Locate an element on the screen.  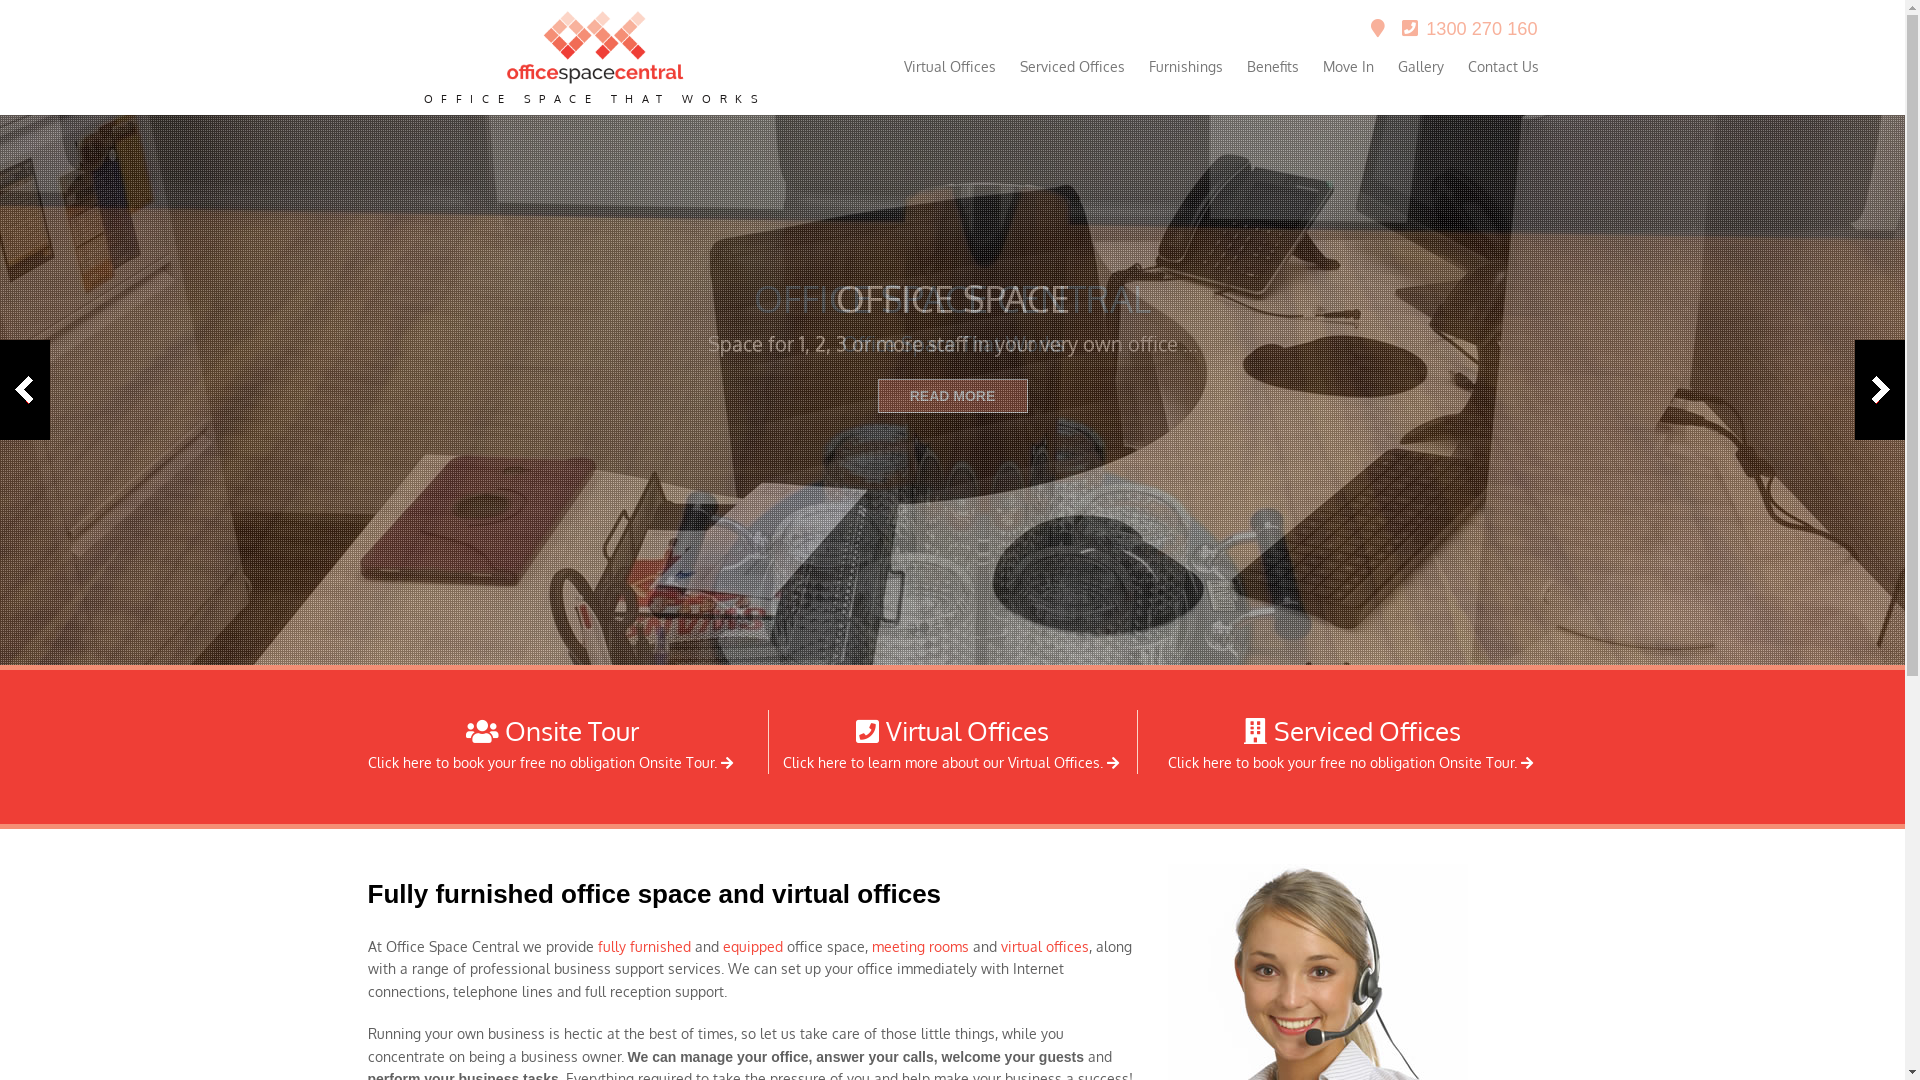
'virtual offices' is located at coordinates (1042, 945).